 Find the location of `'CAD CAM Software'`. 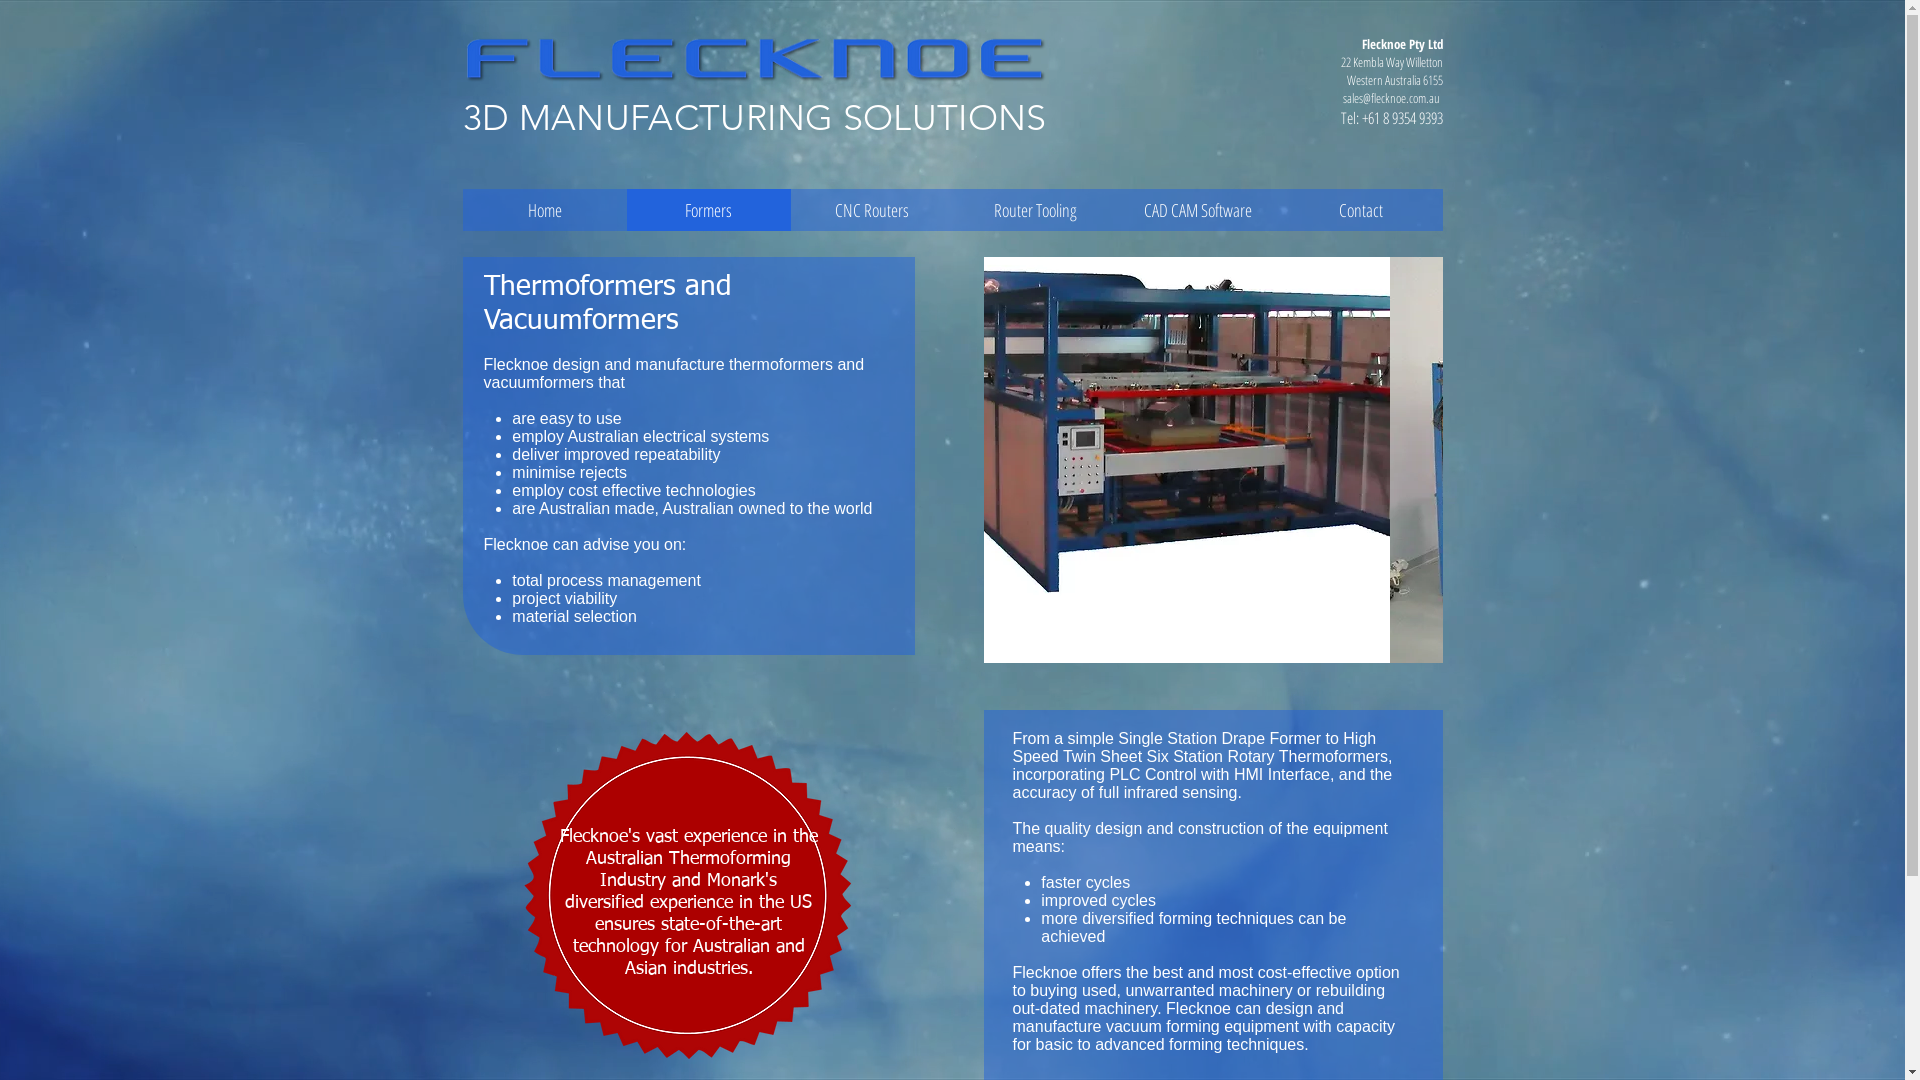

'CAD CAM Software' is located at coordinates (1197, 209).